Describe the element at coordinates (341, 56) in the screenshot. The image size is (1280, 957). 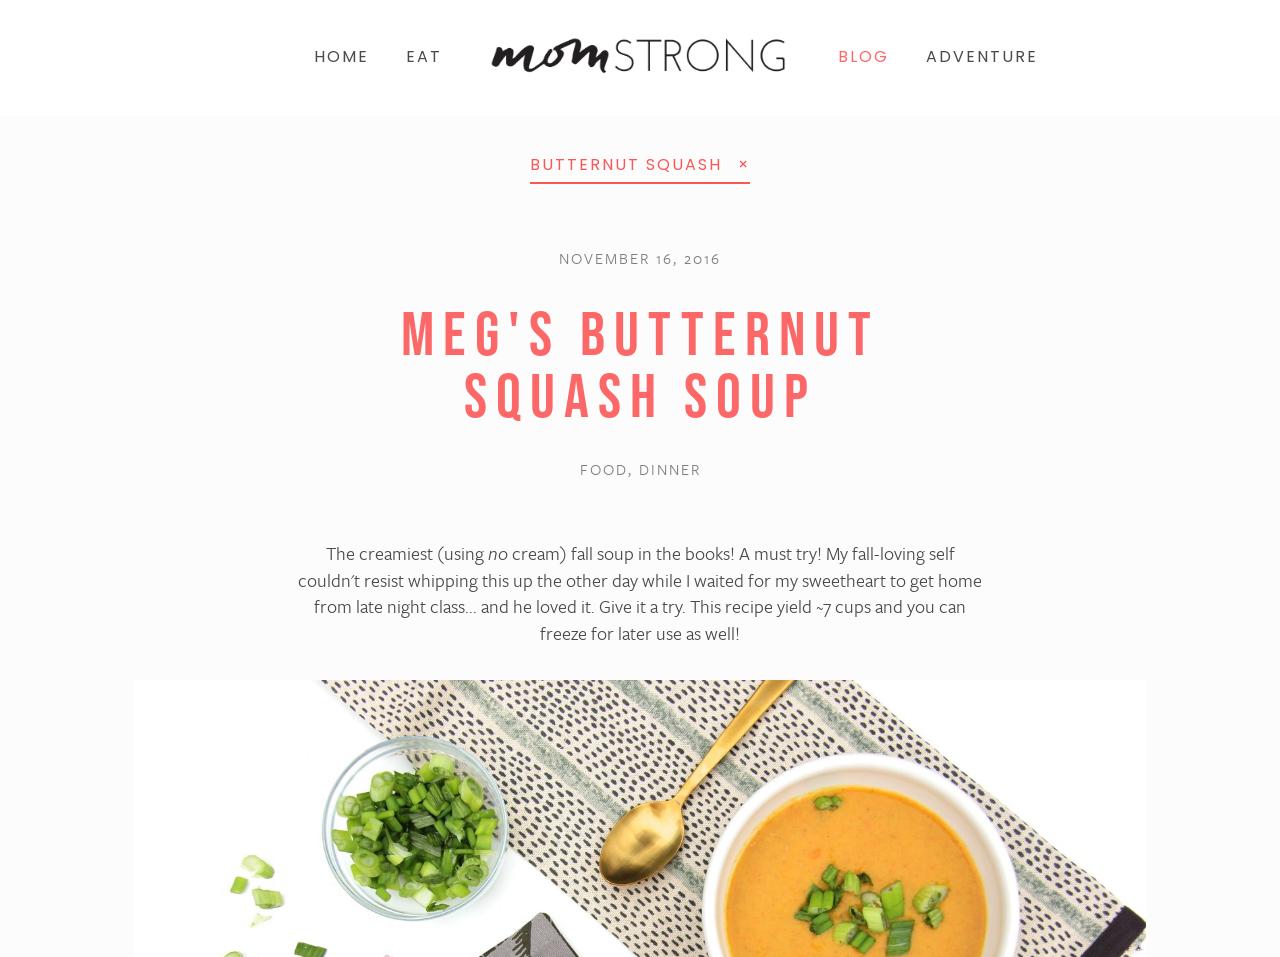
I see `'Home'` at that location.